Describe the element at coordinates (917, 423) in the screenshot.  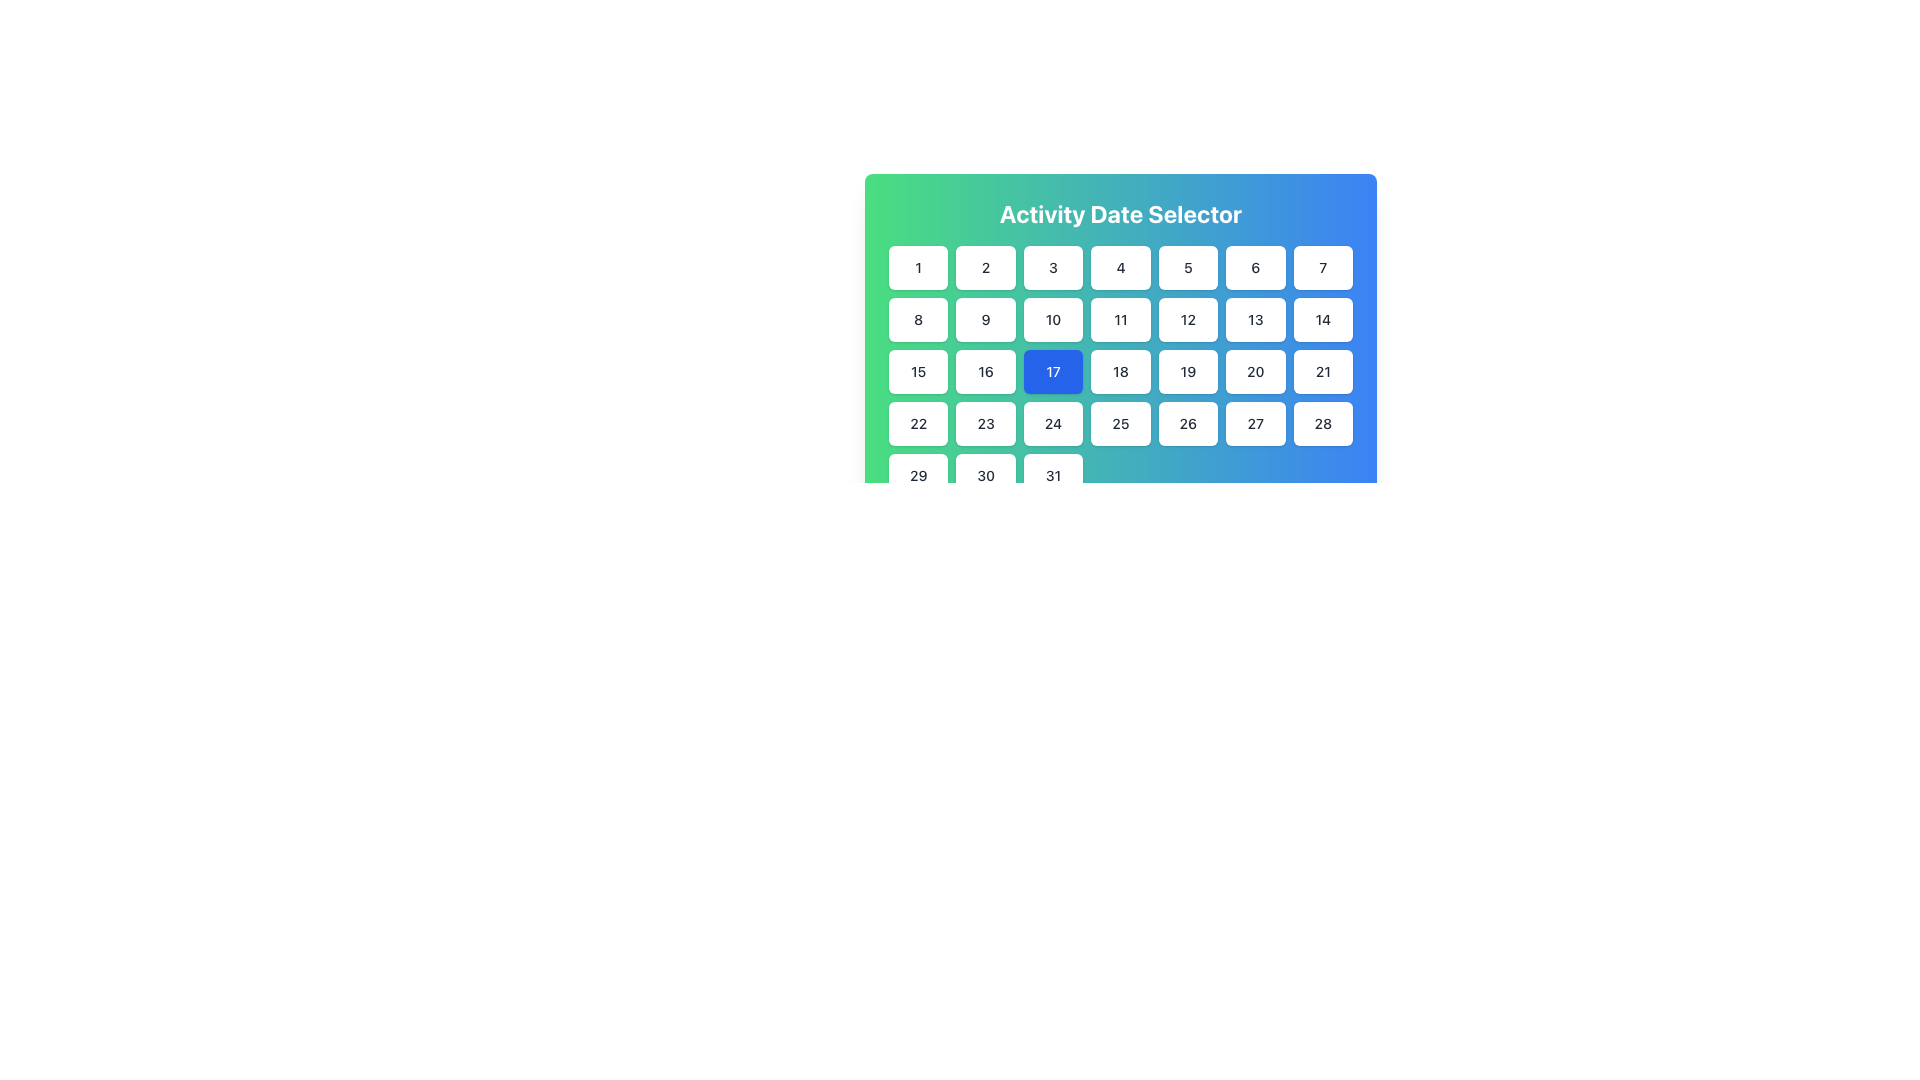
I see `the 22nd day button in the calendar interface` at that location.